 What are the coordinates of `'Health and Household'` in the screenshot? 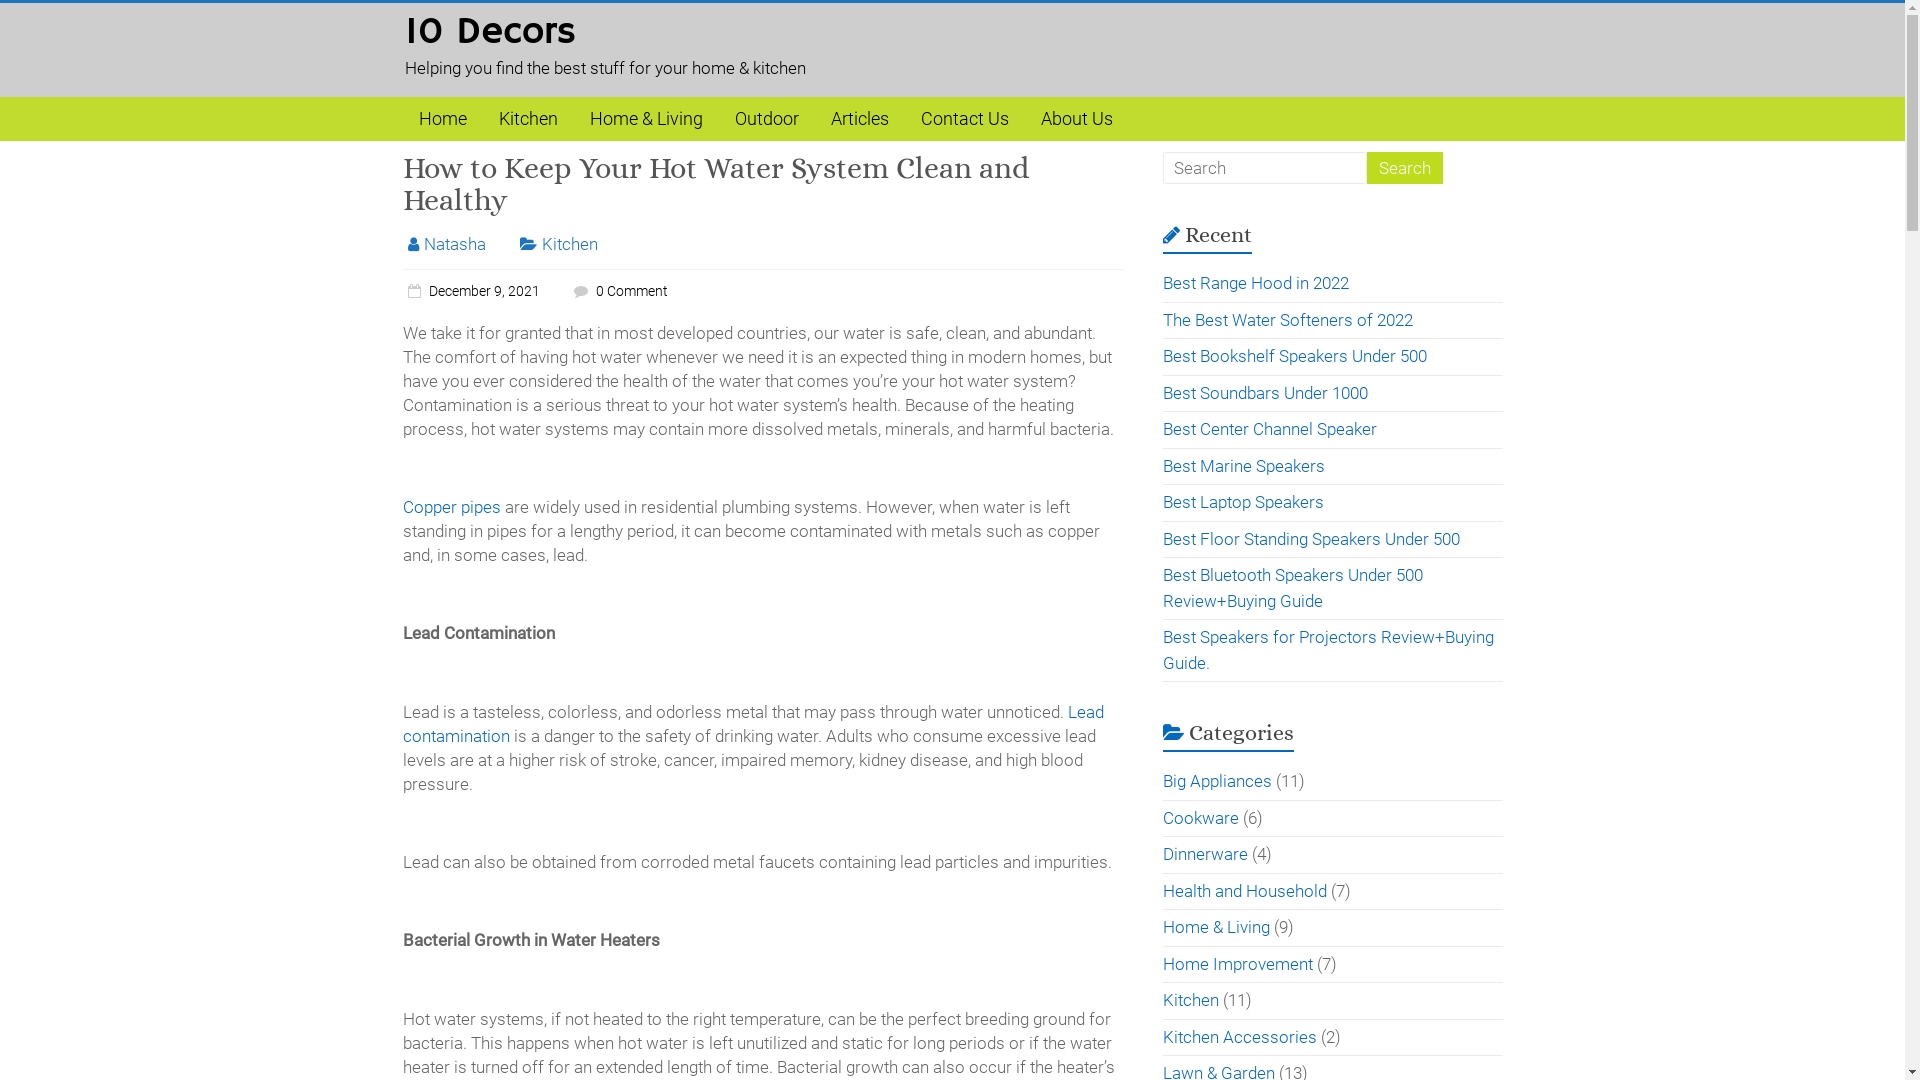 It's located at (1243, 889).